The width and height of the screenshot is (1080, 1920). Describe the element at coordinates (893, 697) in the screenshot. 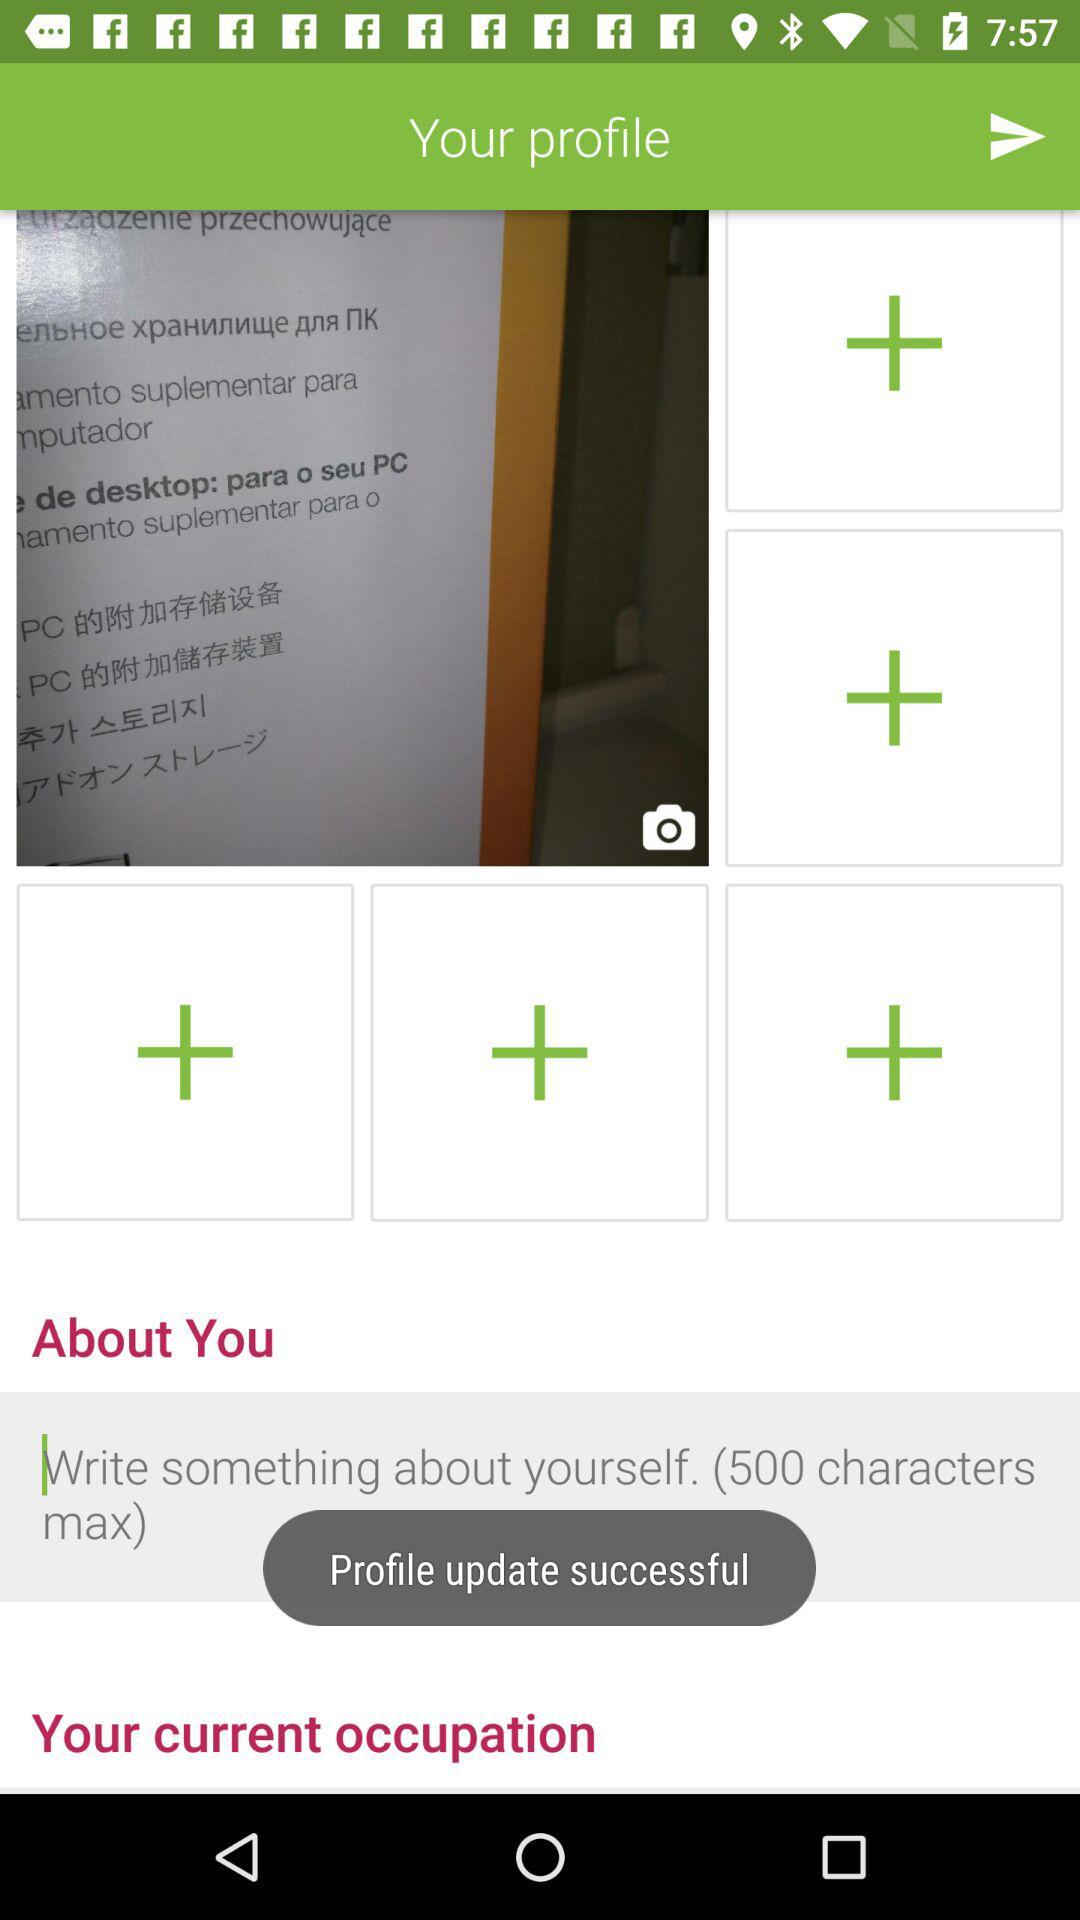

I see `photo` at that location.